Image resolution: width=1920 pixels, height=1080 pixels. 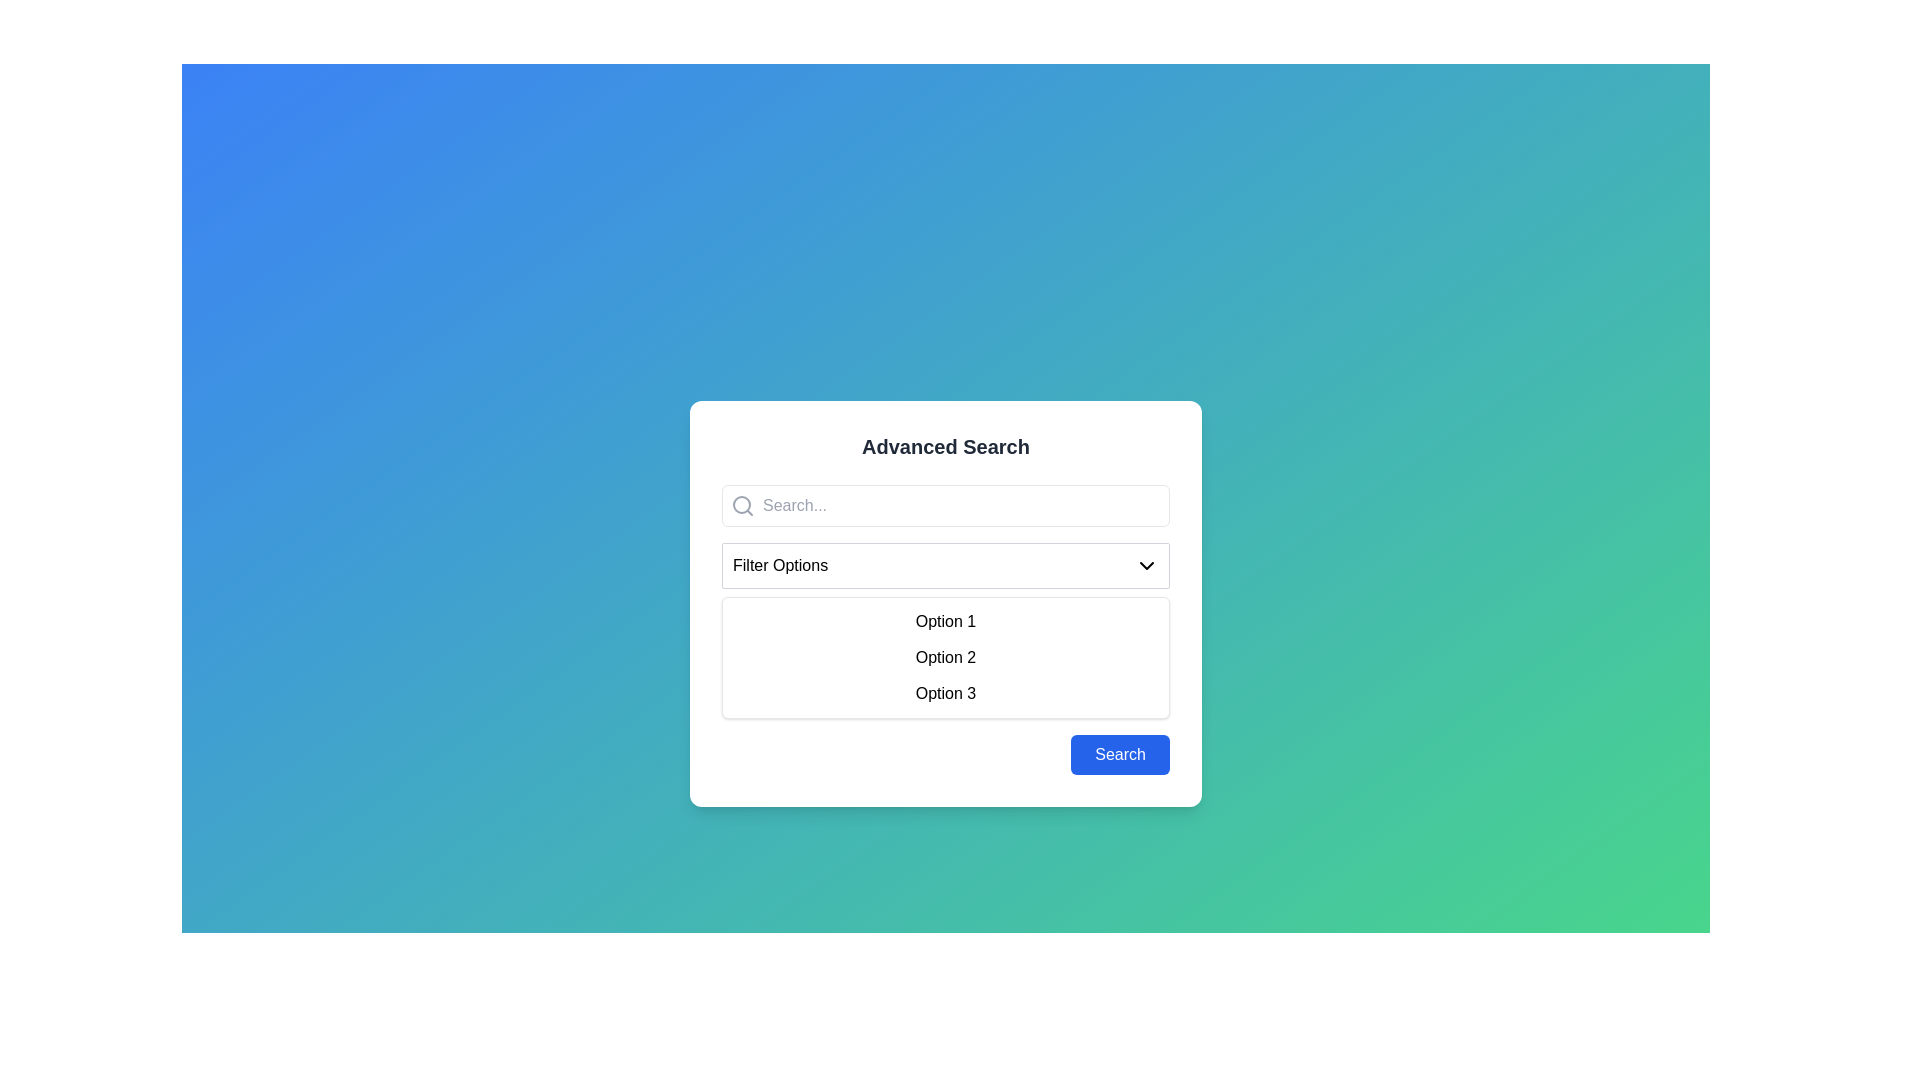 I want to click on the 'Search' button located at the bottom-right corner of the form in the centralized dialog box to initiate the search, so click(x=1120, y=755).